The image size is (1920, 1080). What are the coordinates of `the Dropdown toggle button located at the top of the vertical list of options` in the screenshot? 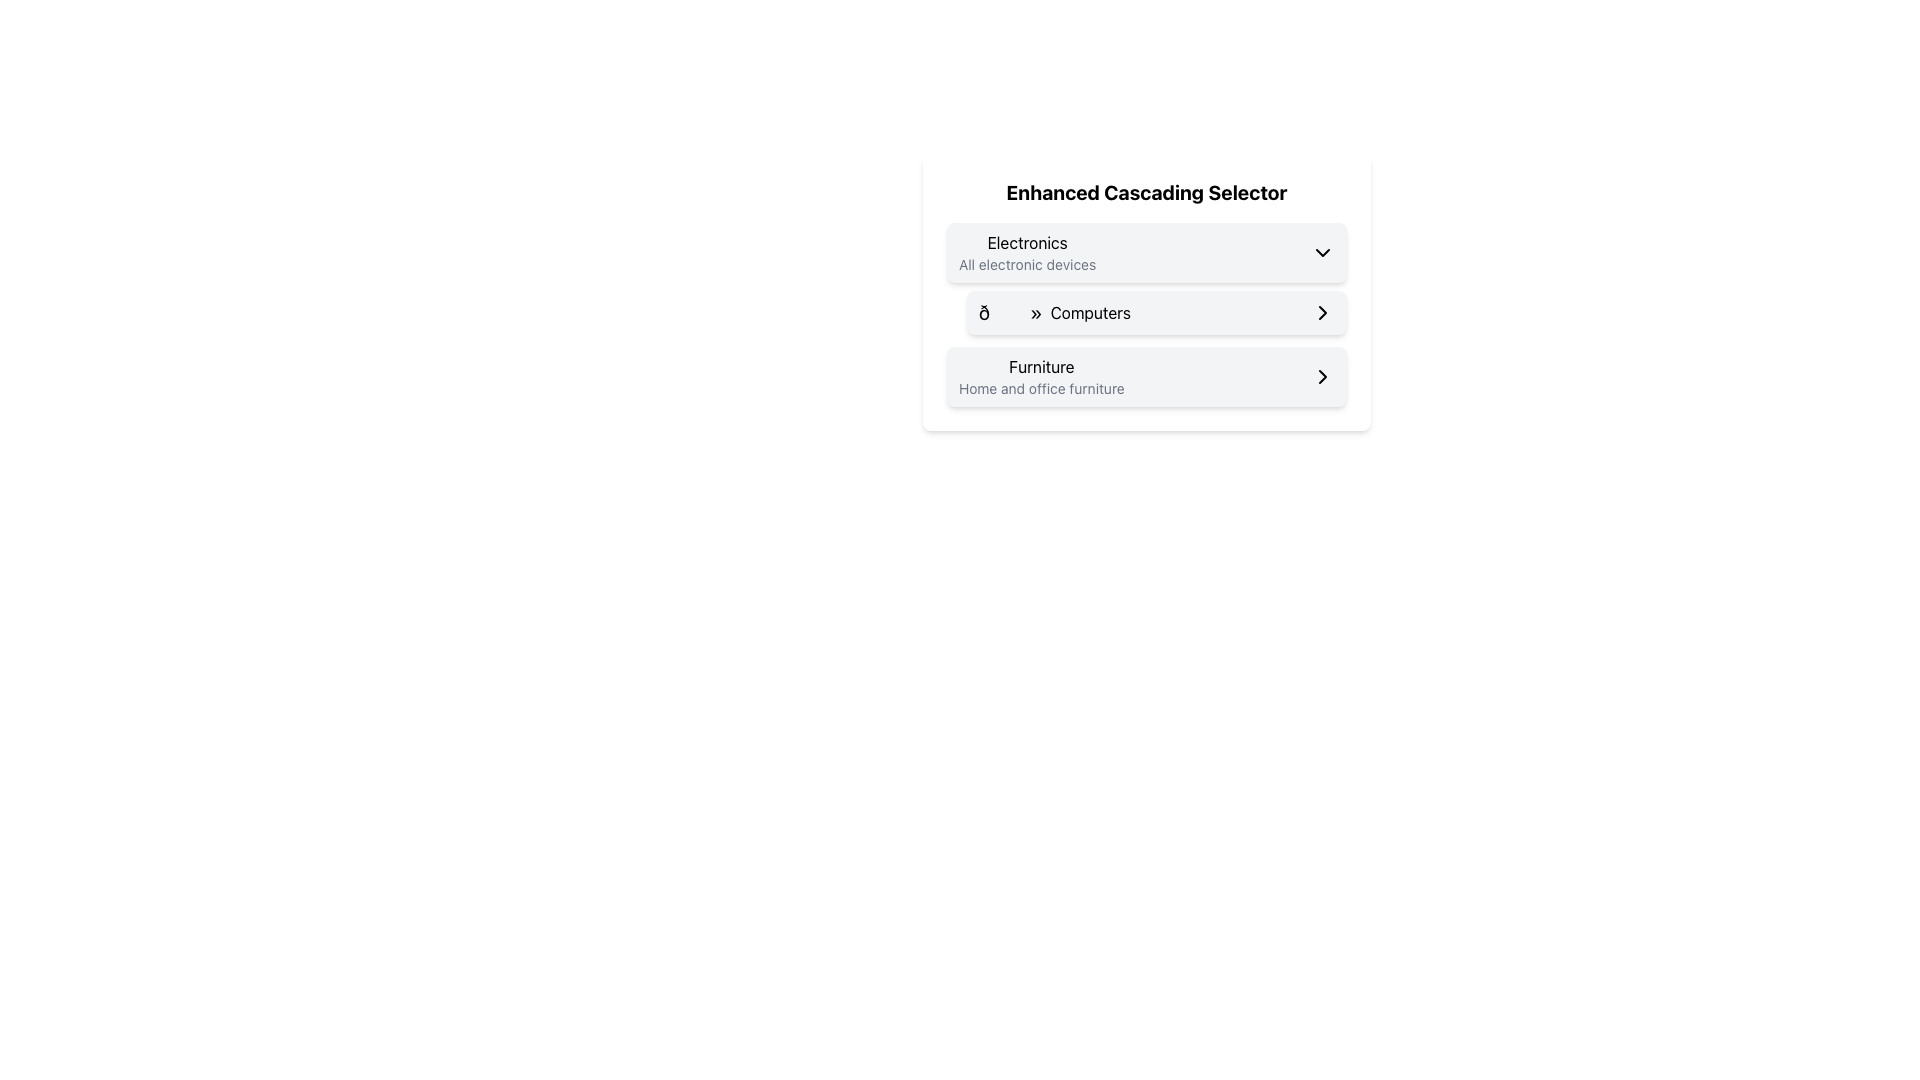 It's located at (1147, 252).